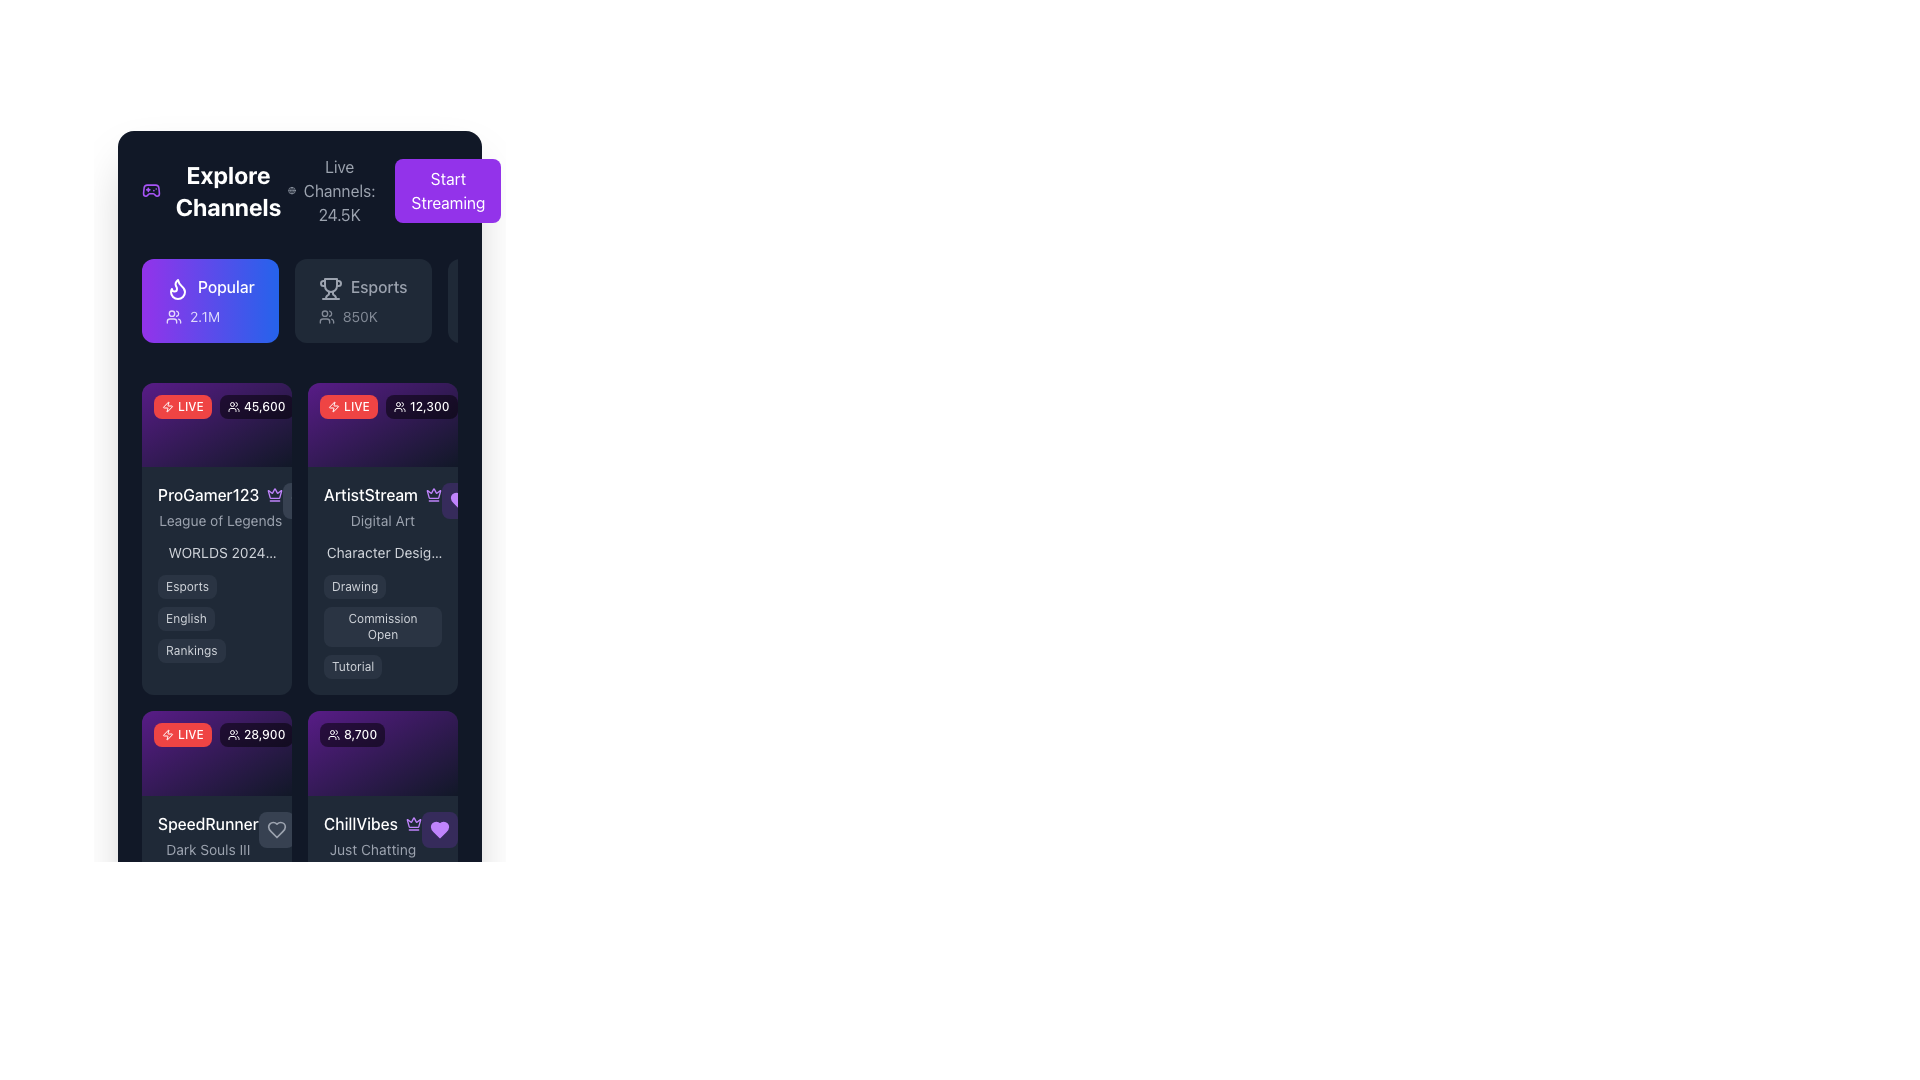 The height and width of the screenshot is (1080, 1920). I want to click on the header text 'Explore Channels', so click(214, 191).